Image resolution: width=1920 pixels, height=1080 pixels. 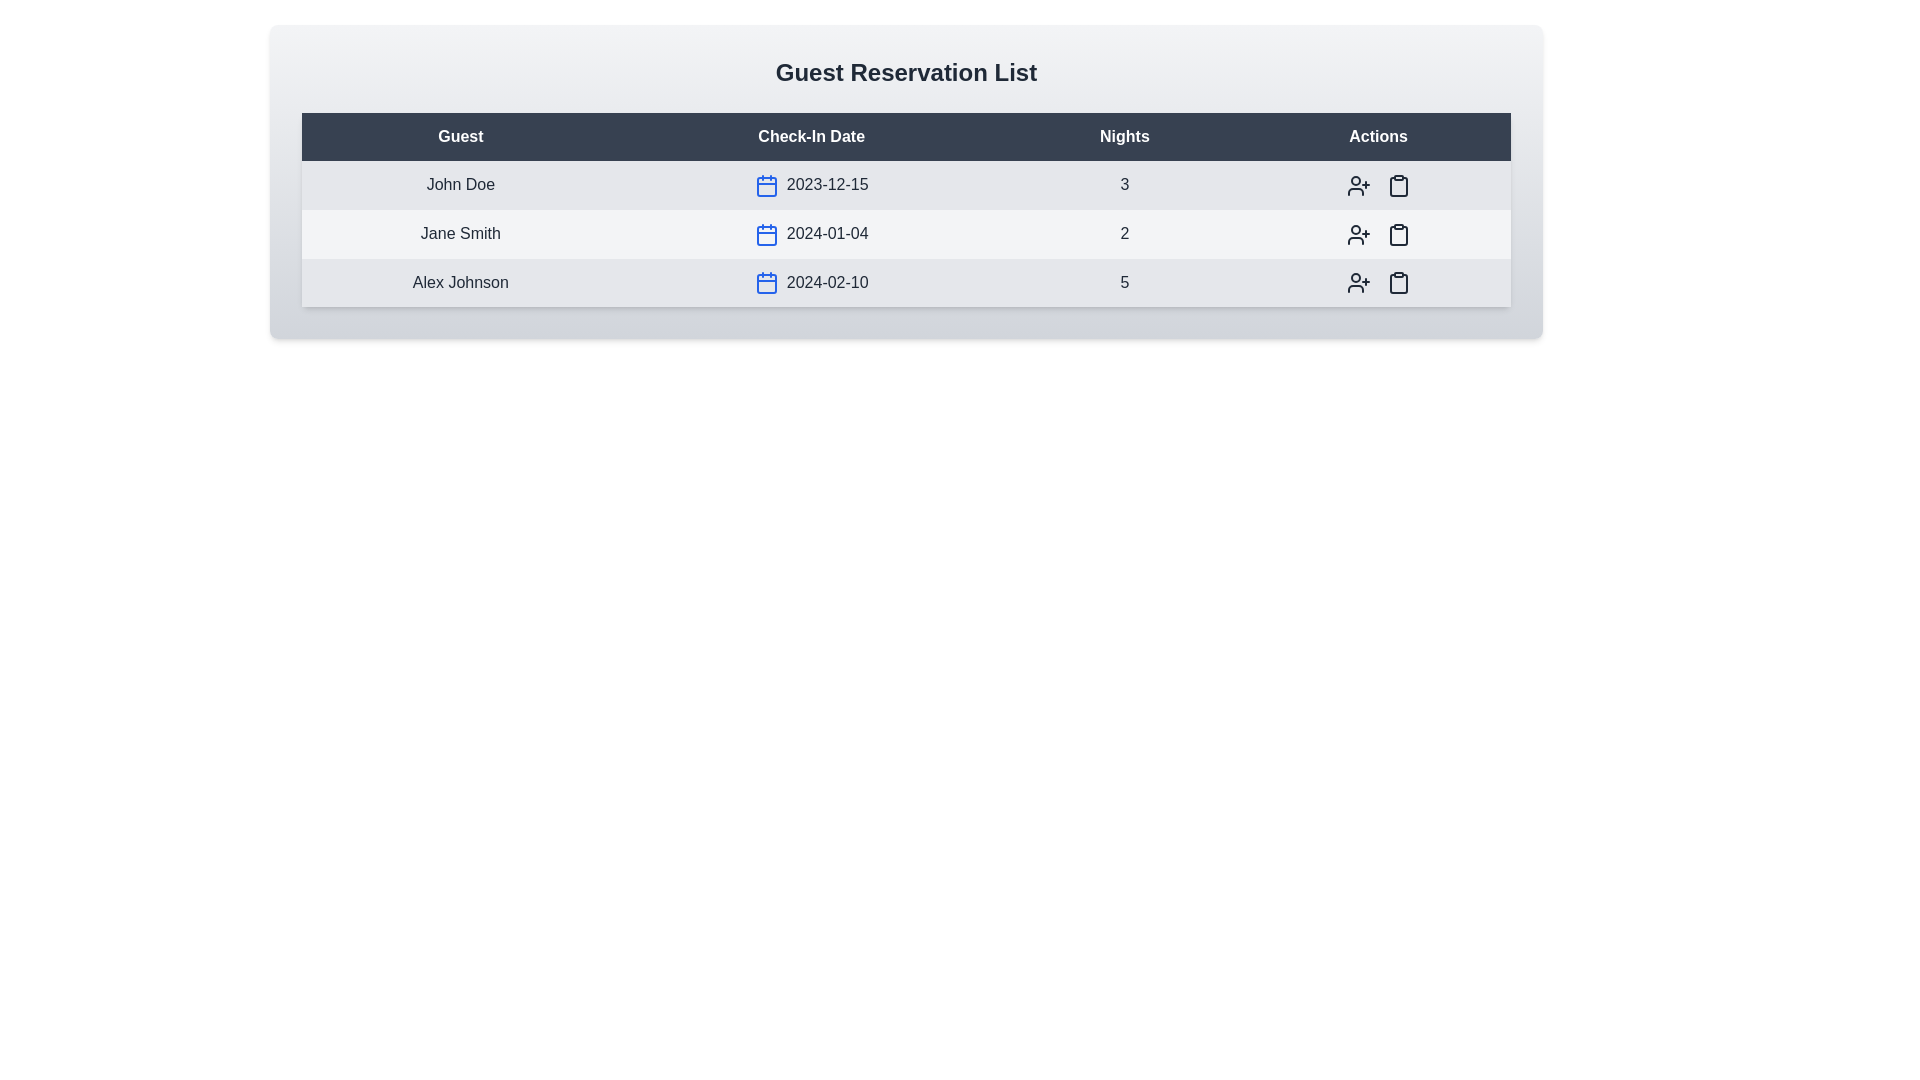 I want to click on the clipboard icon in the 'Actions' column of the last row, aligned with 'Alex Johnson', so click(x=1397, y=283).